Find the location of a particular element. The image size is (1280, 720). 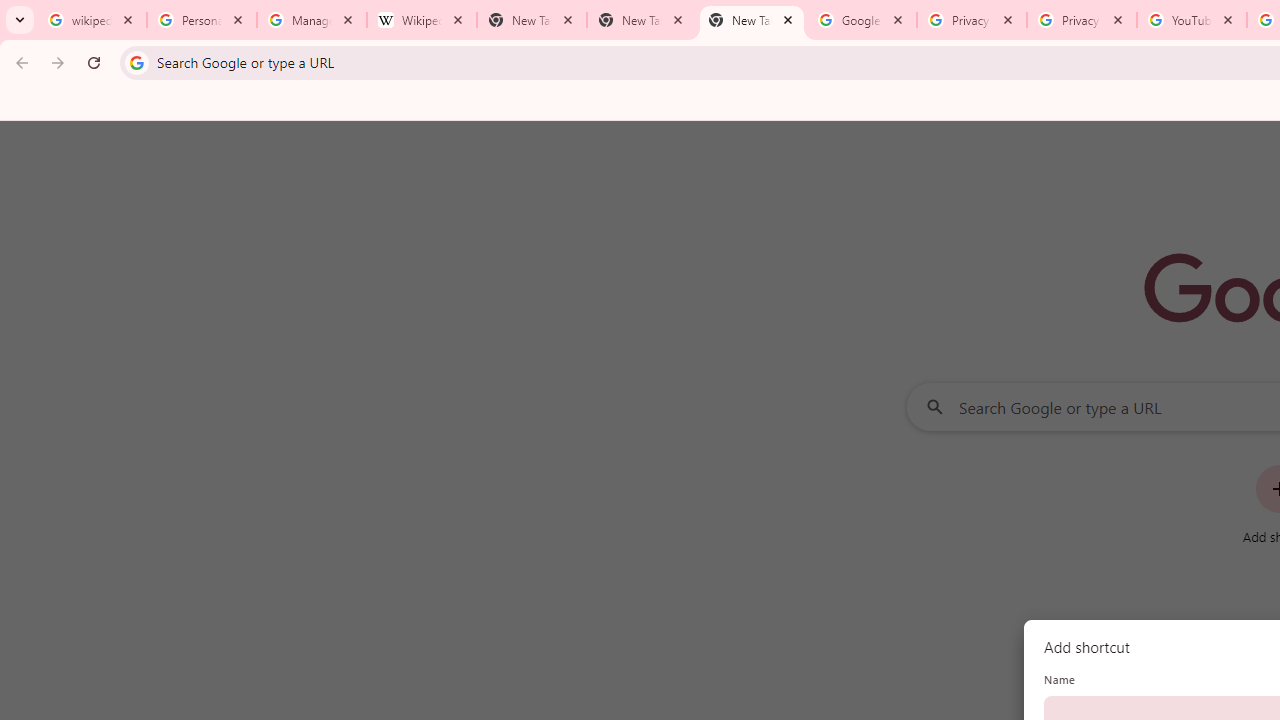

'Wikipedia:Edit requests - Wikipedia' is located at coordinates (421, 20).